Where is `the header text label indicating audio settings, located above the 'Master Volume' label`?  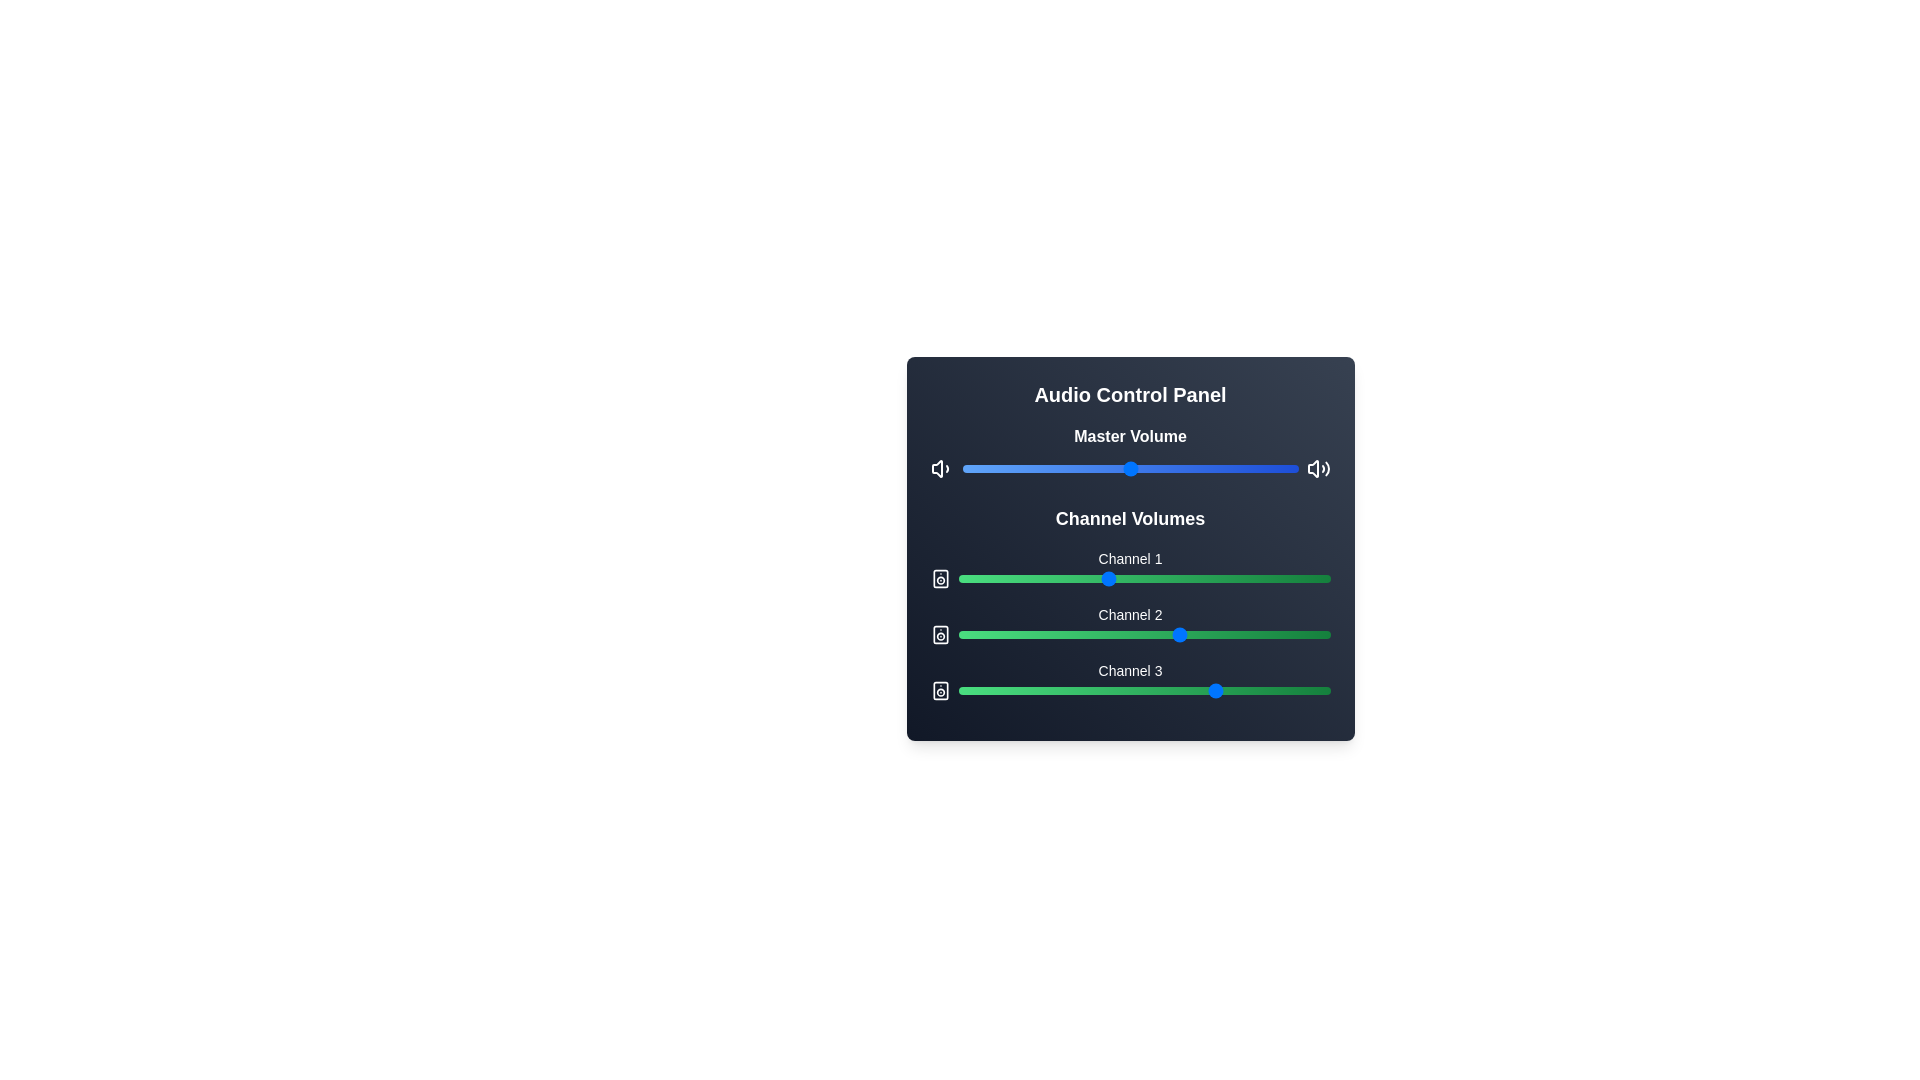 the header text label indicating audio settings, located above the 'Master Volume' label is located at coordinates (1130, 394).